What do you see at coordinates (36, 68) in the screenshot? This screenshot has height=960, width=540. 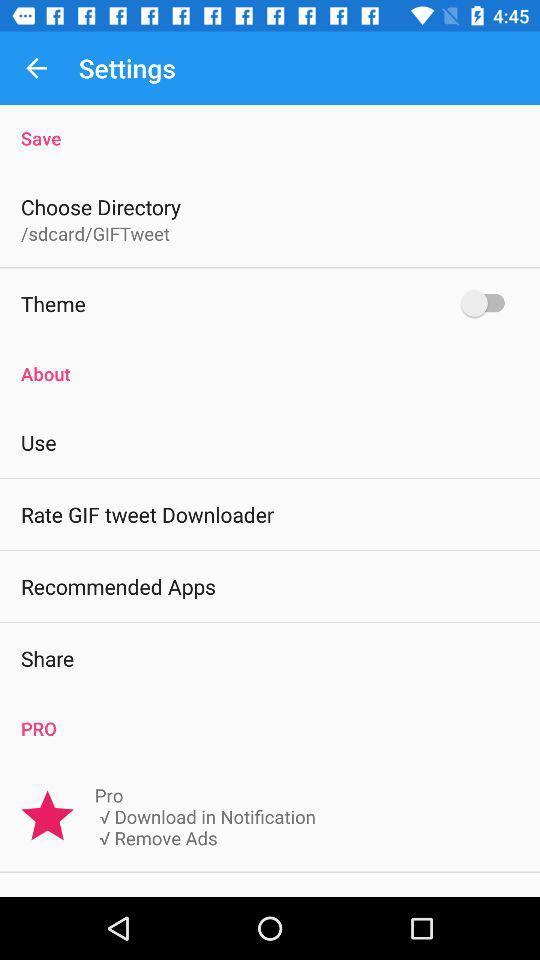 I see `app to the left of the settings` at bounding box center [36, 68].